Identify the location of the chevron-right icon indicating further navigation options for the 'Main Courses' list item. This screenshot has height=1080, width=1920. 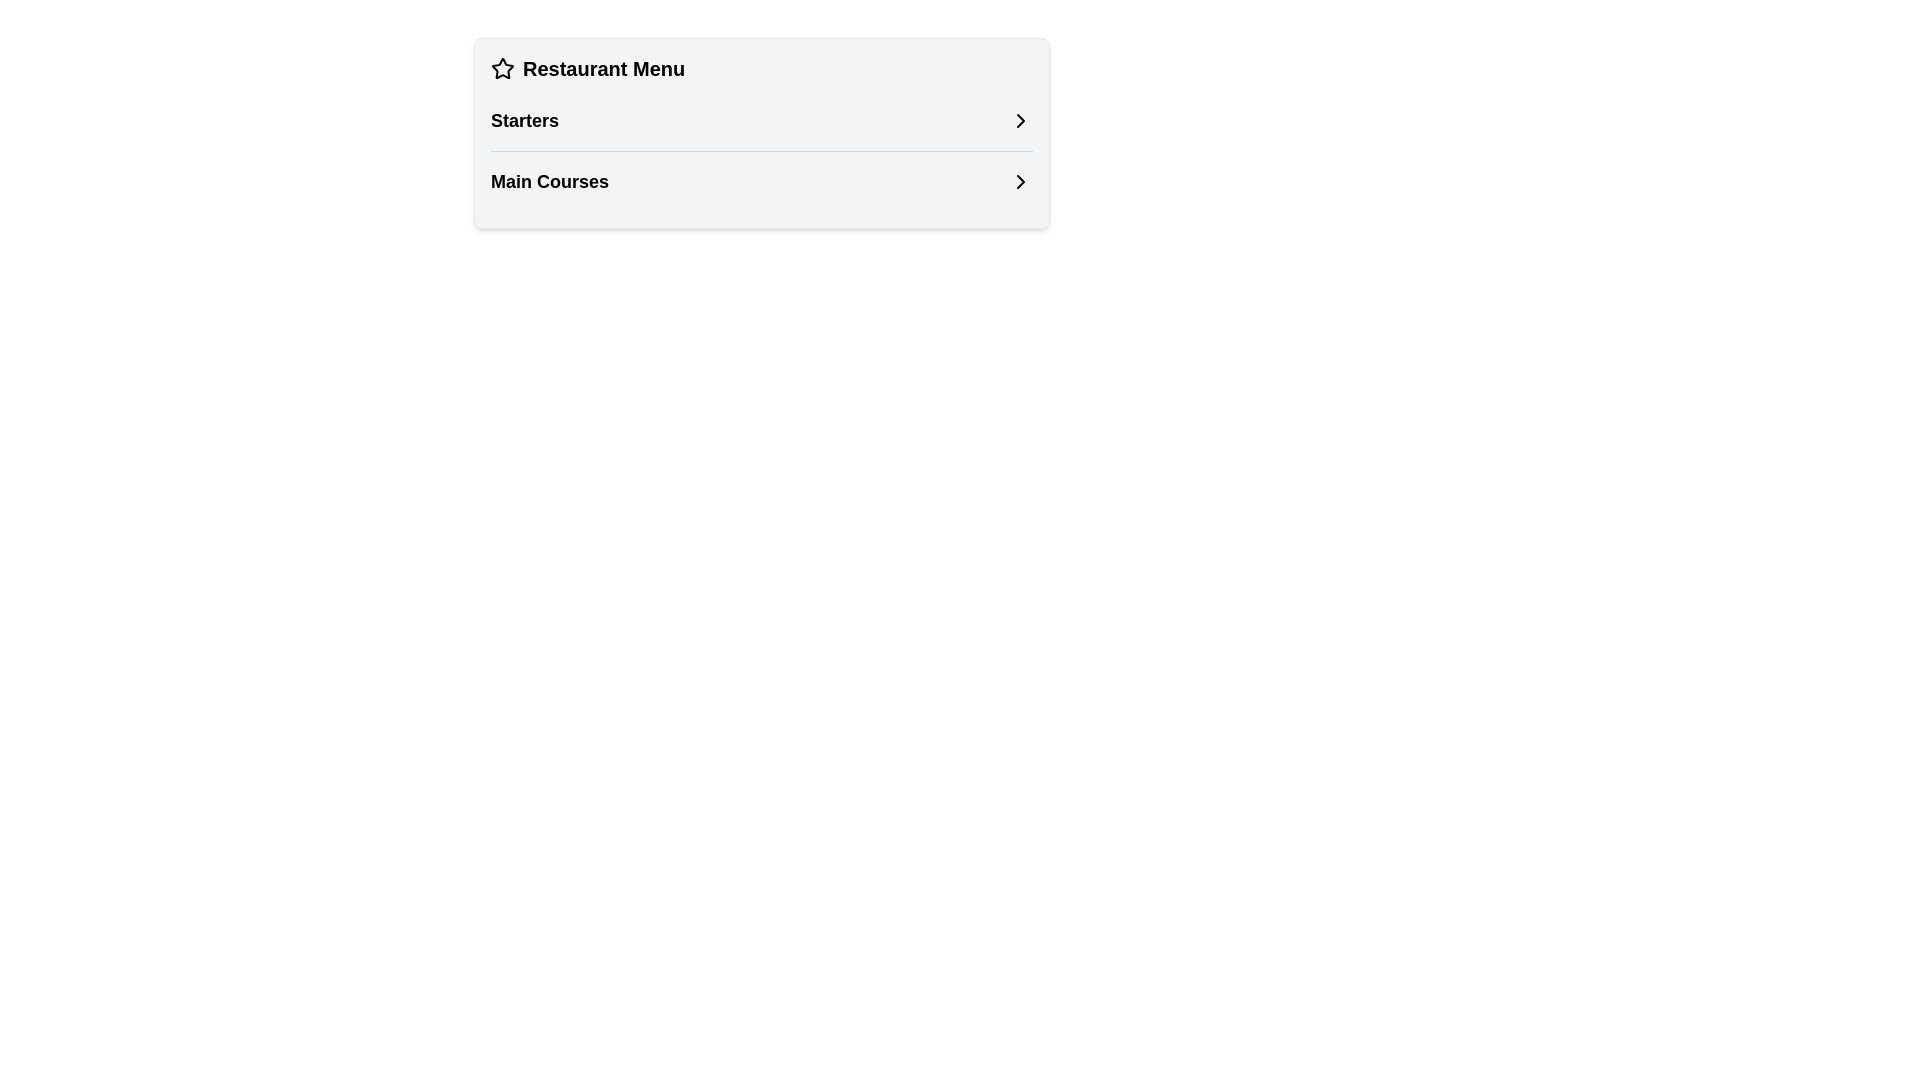
(1021, 181).